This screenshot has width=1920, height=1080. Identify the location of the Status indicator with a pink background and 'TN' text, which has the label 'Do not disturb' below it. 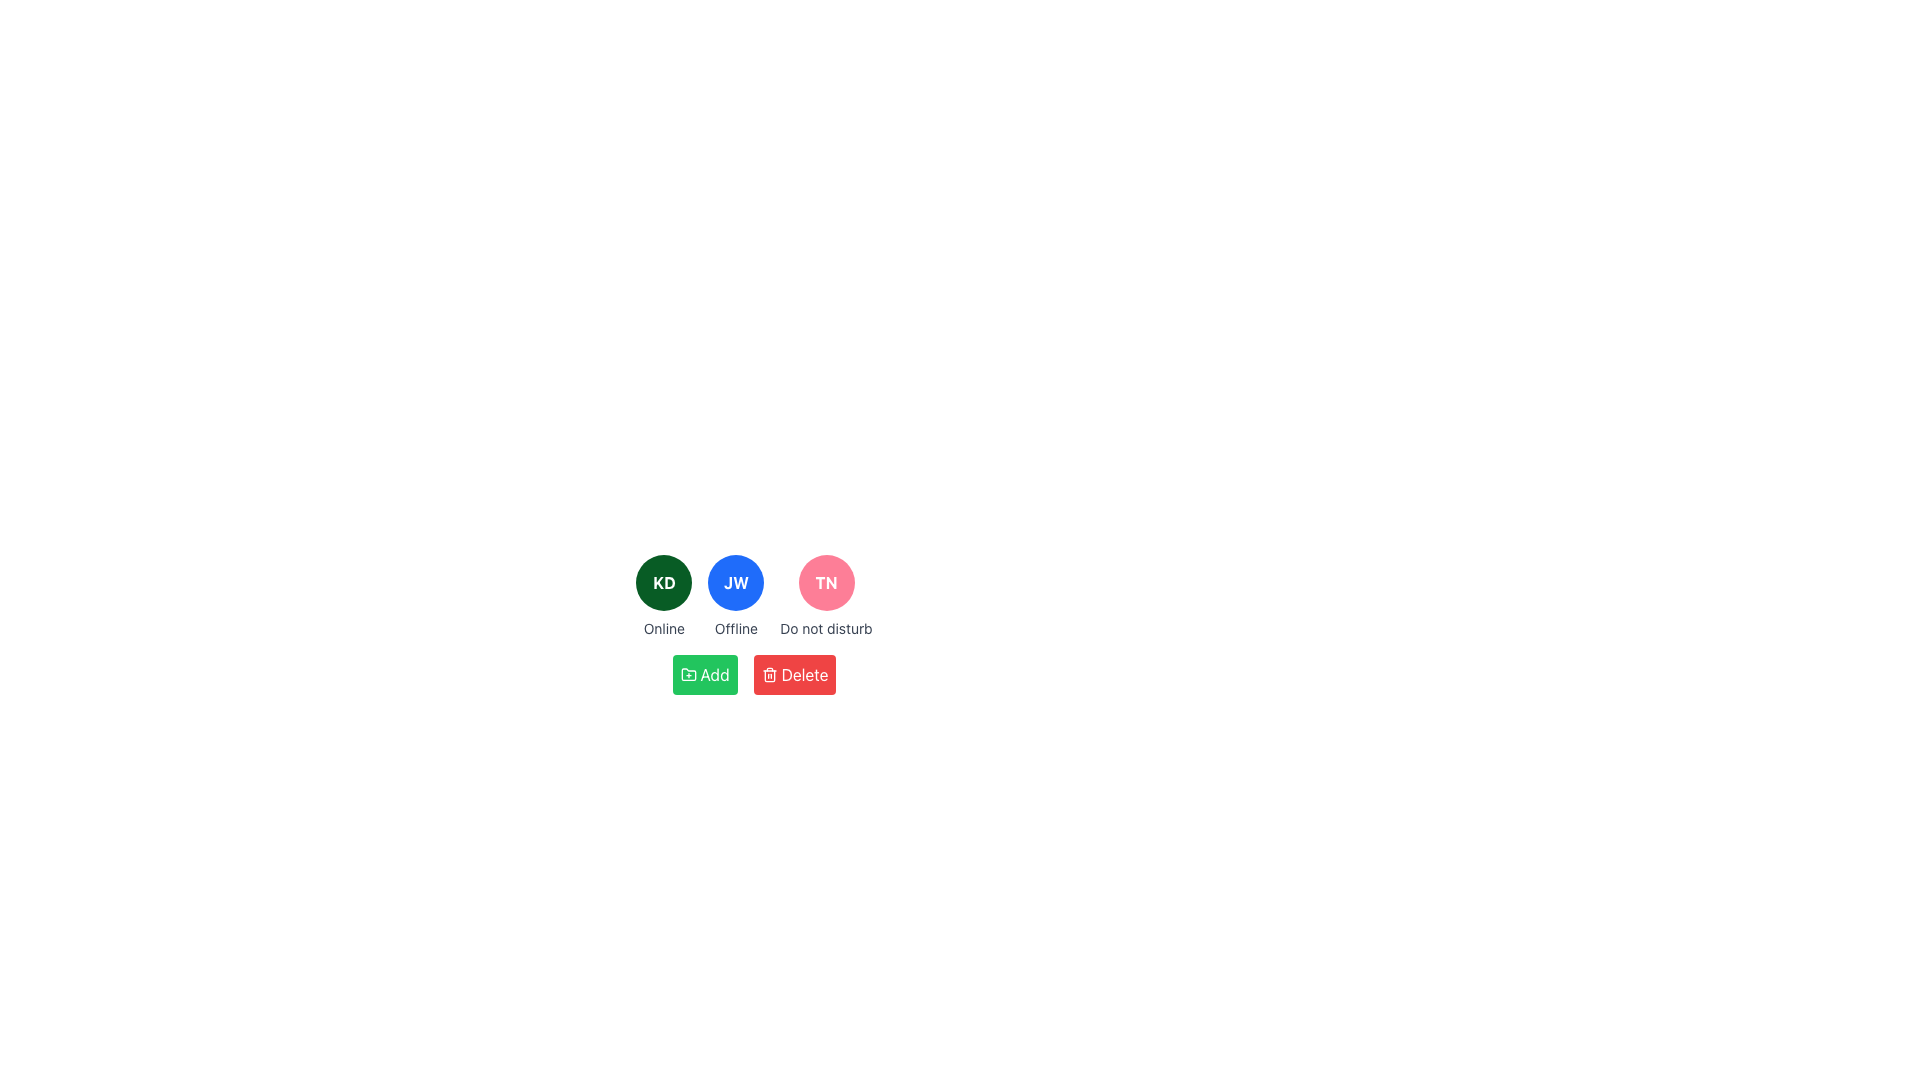
(826, 596).